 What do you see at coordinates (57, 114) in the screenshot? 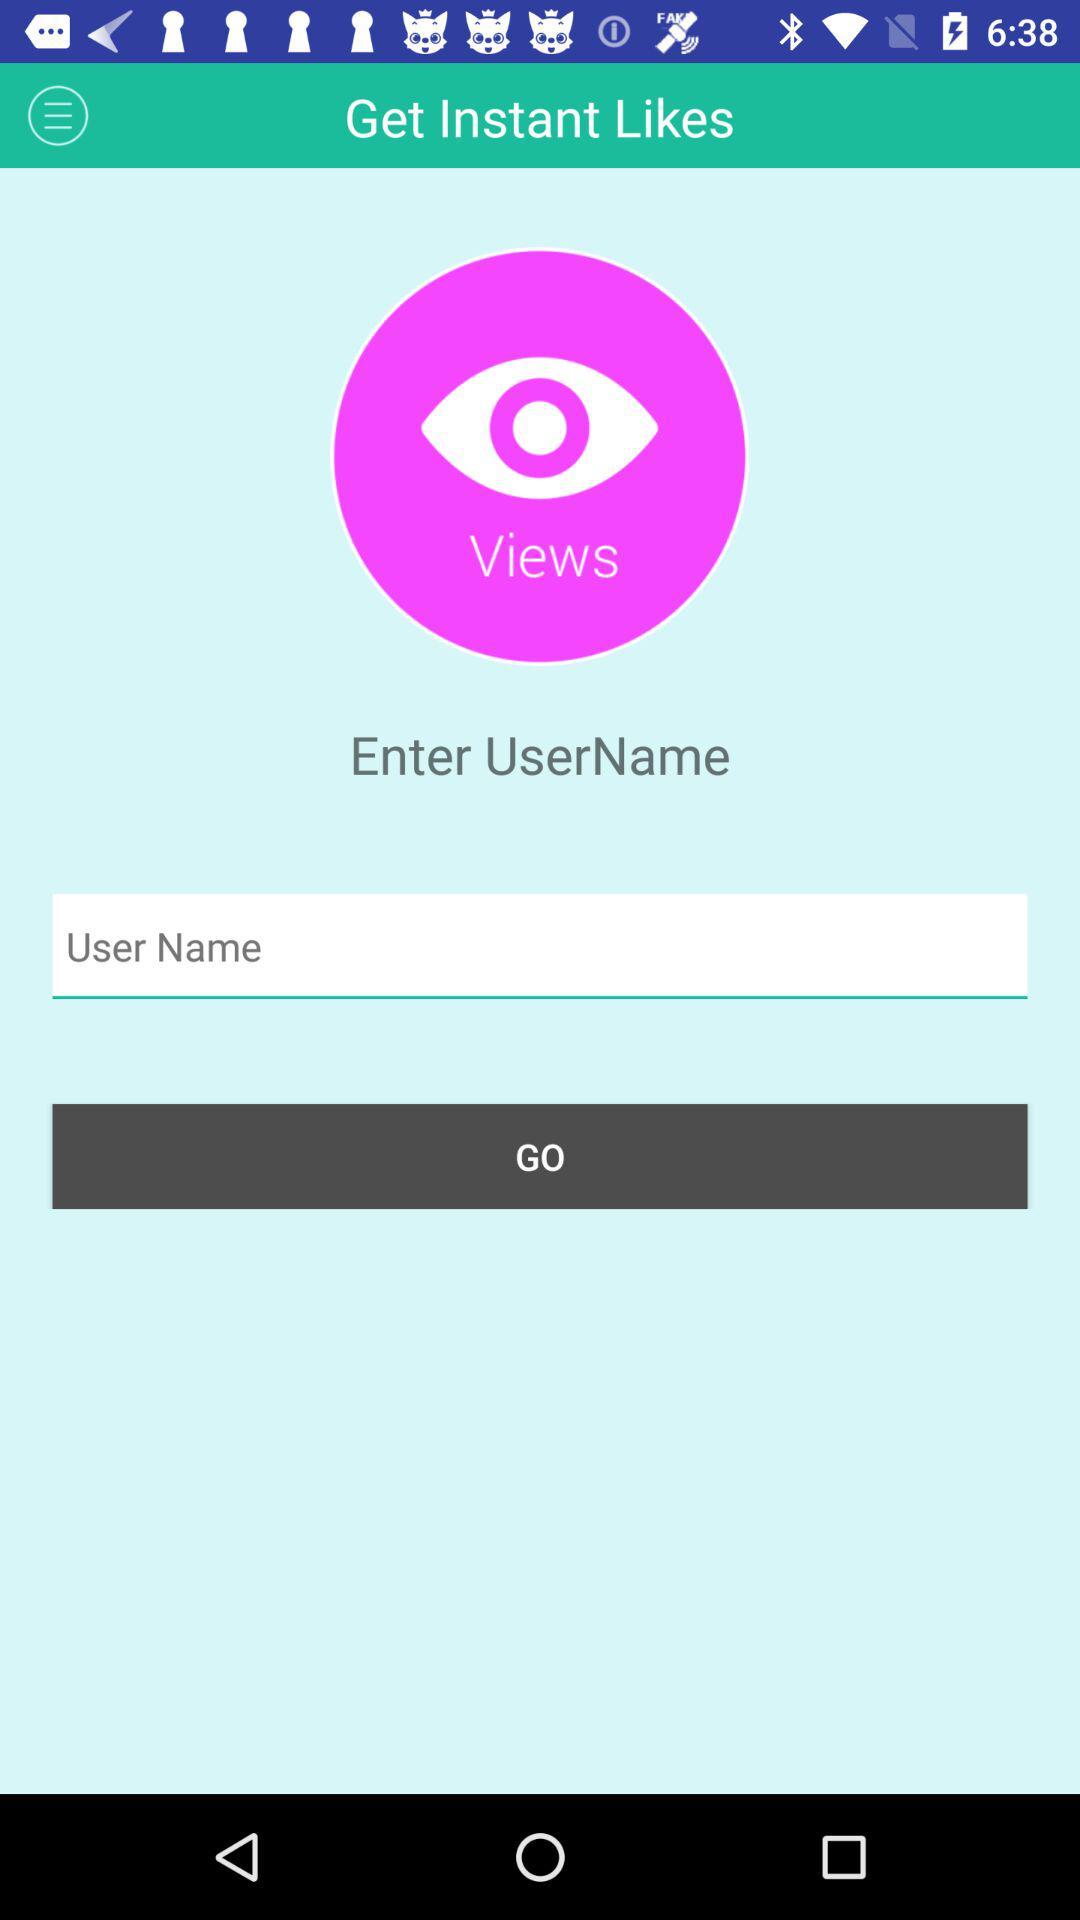
I see `app next to the get instant likes app` at bounding box center [57, 114].